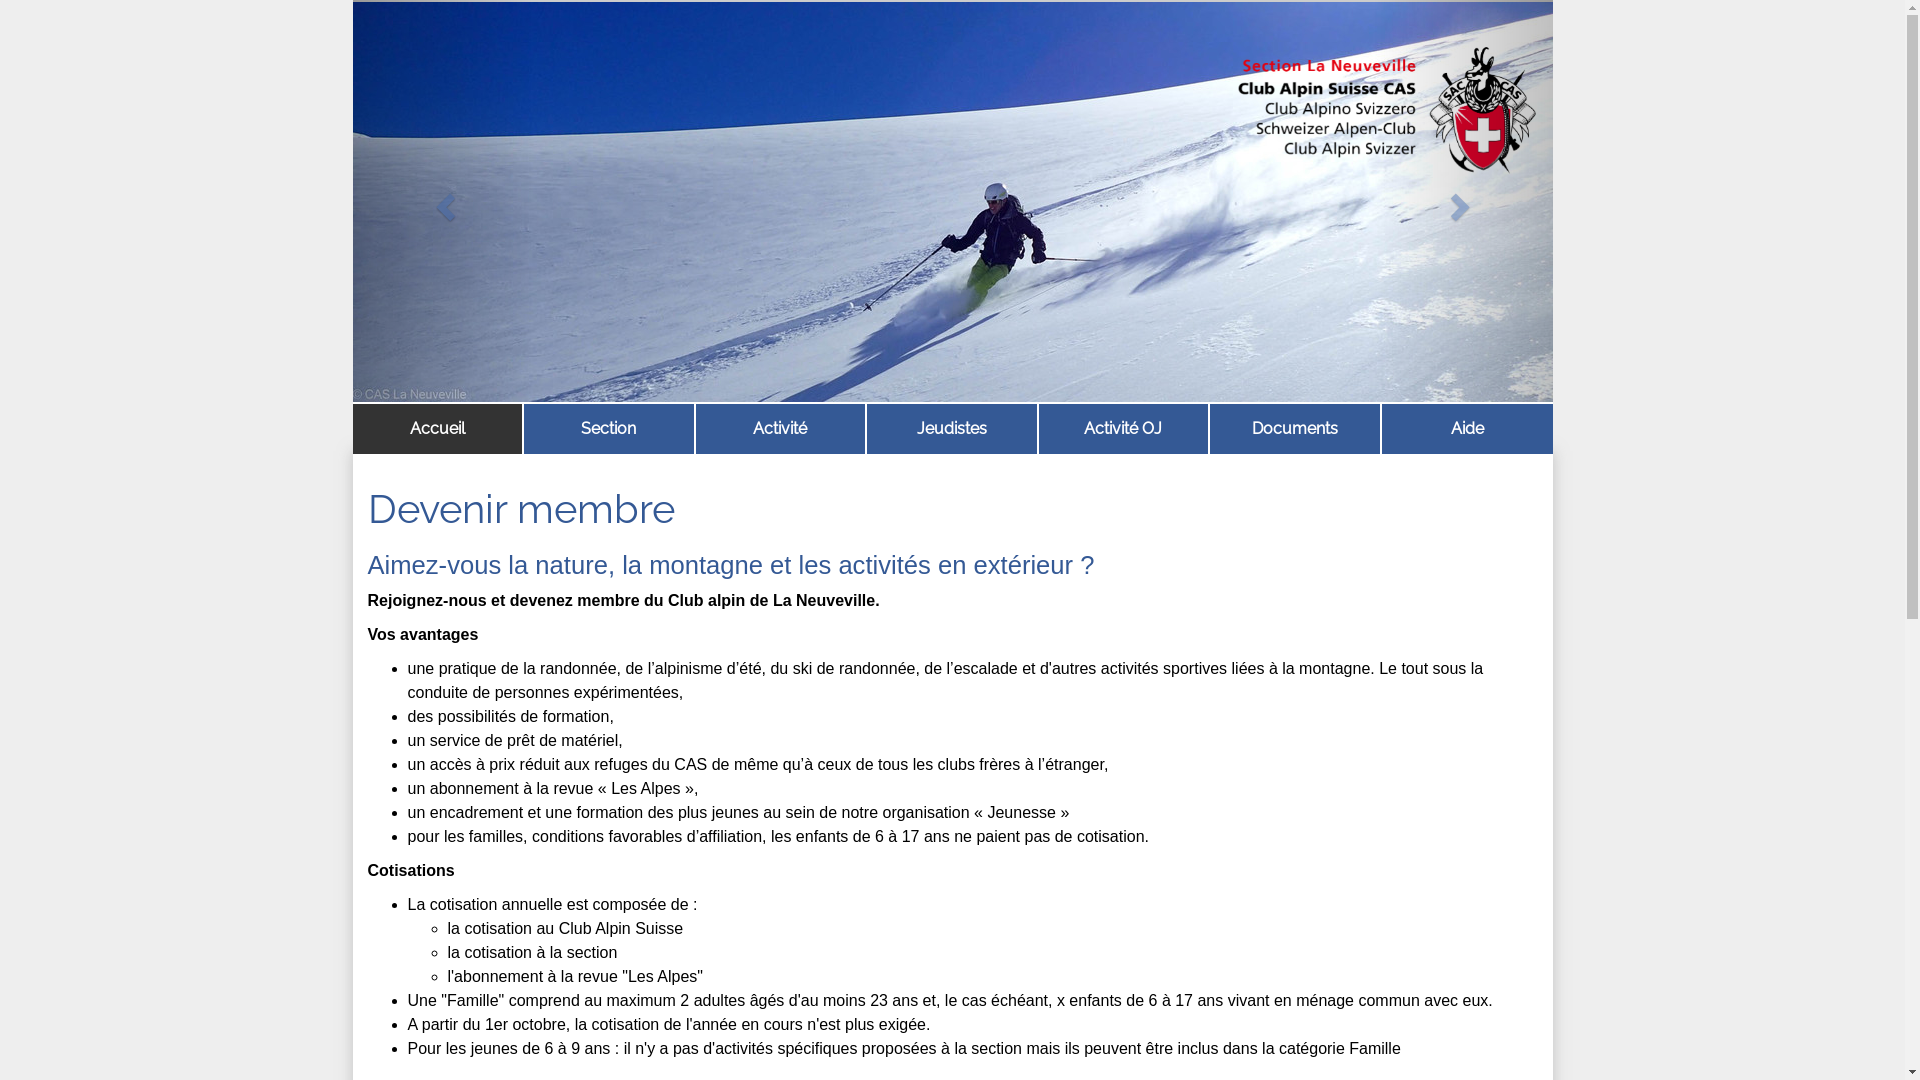 The height and width of the screenshot is (1080, 1920). What do you see at coordinates (1295, 427) in the screenshot?
I see `'Documents'` at bounding box center [1295, 427].